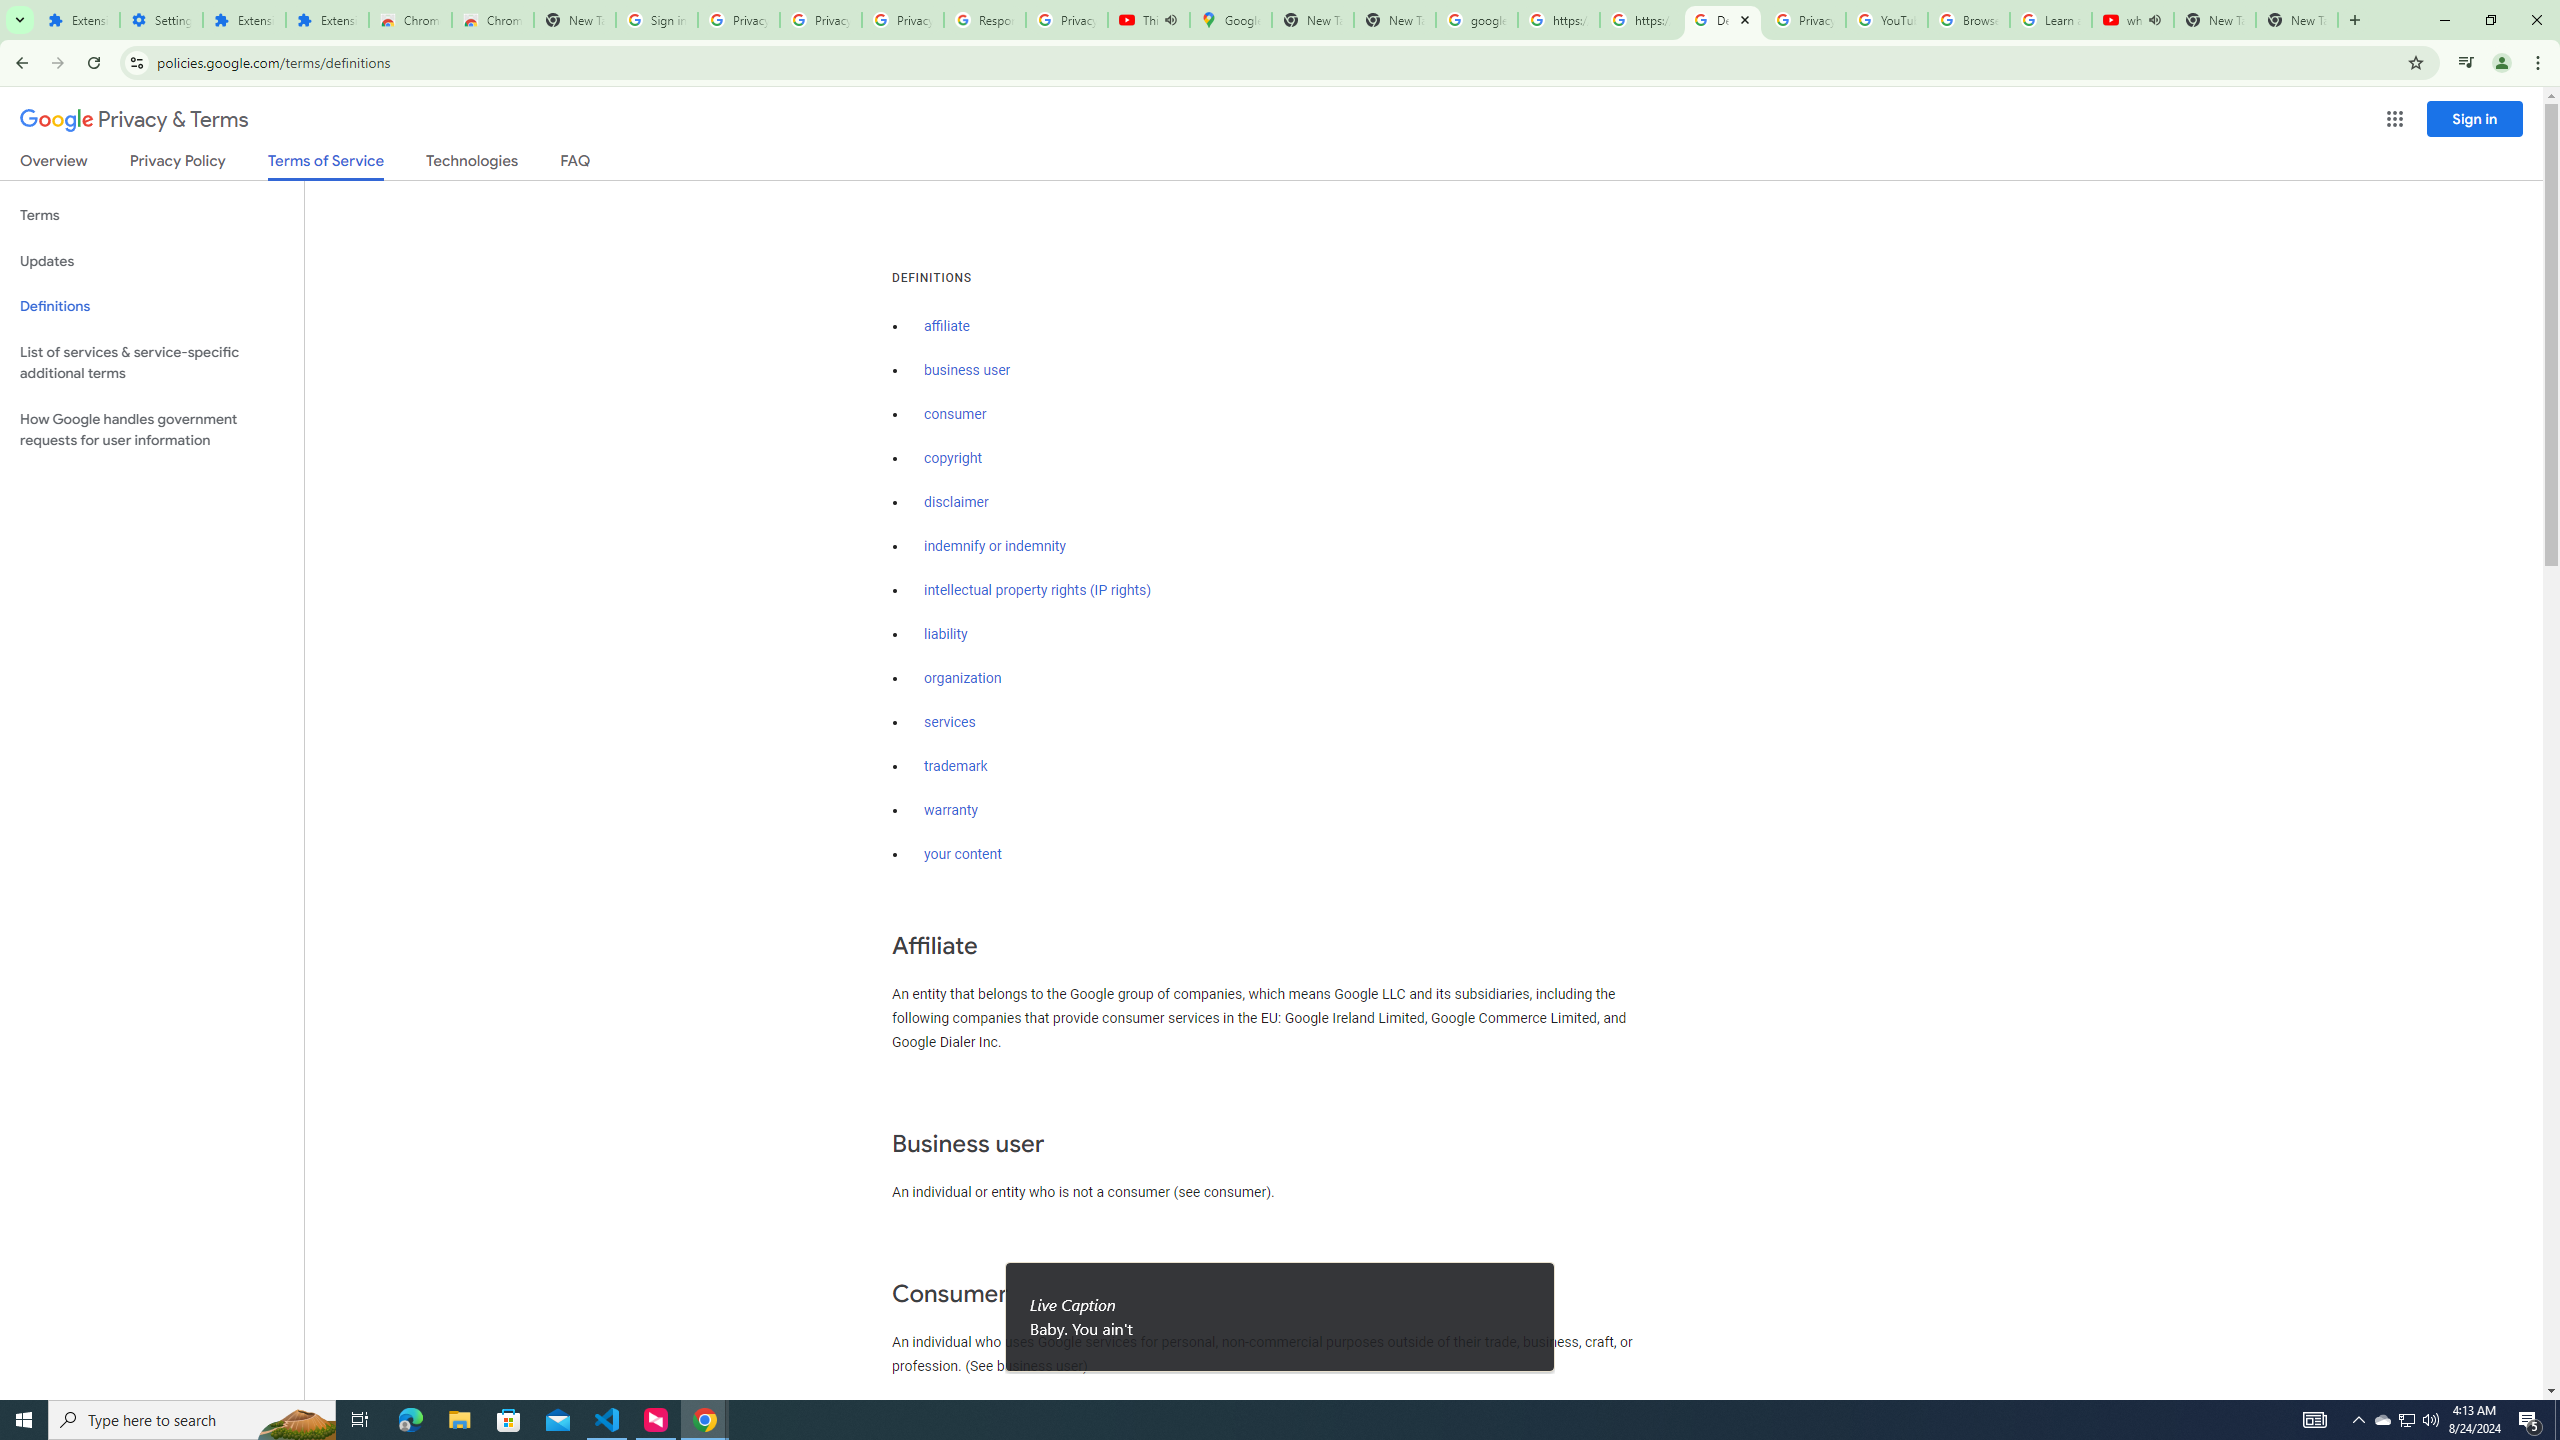 The height and width of the screenshot is (1440, 2560). What do you see at coordinates (1968, 19) in the screenshot?
I see `'Browse Chrome as a guest - Computer - Google Chrome Help'` at bounding box center [1968, 19].